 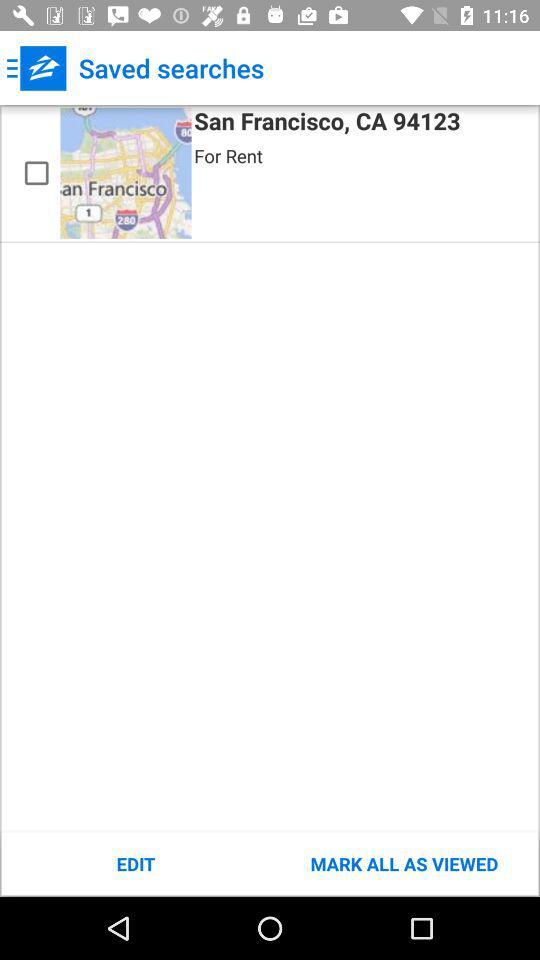 What do you see at coordinates (404, 863) in the screenshot?
I see `item below the san francisco ca` at bounding box center [404, 863].